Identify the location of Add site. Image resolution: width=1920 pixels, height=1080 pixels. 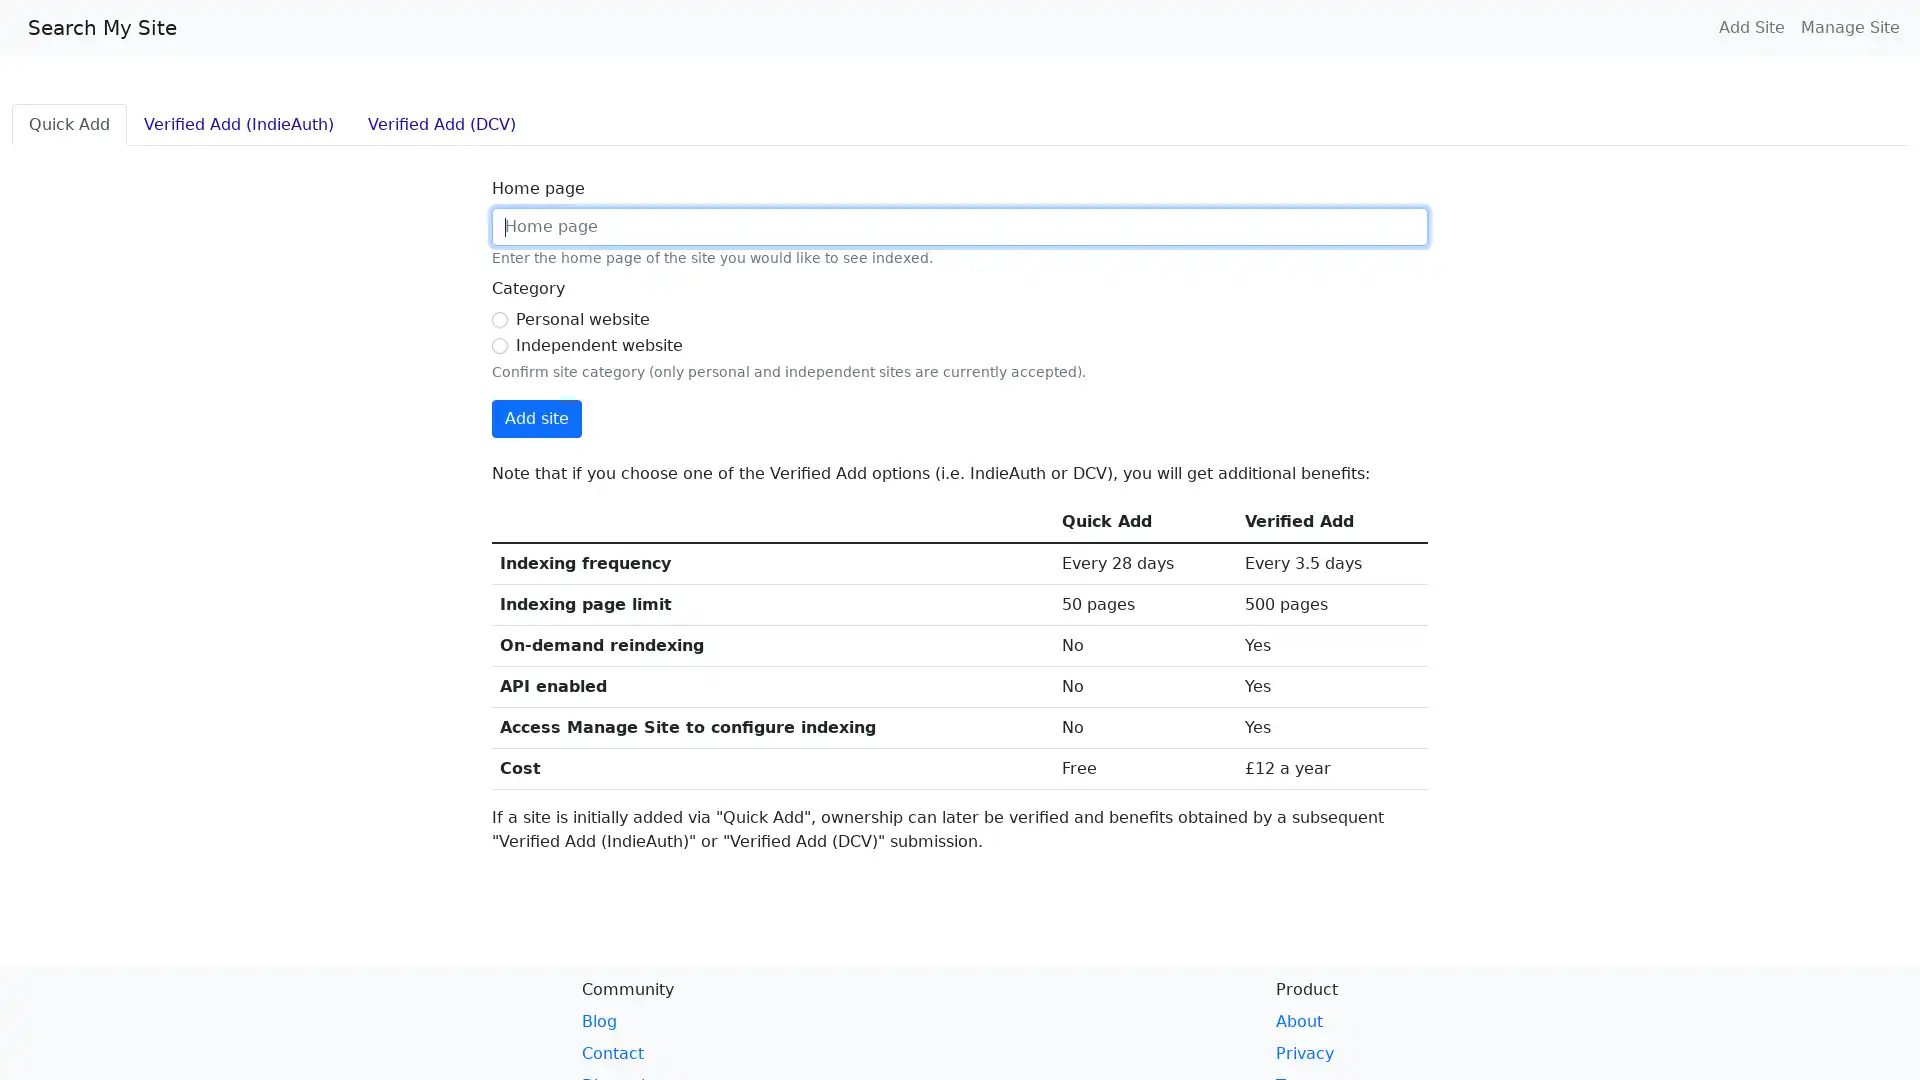
(537, 418).